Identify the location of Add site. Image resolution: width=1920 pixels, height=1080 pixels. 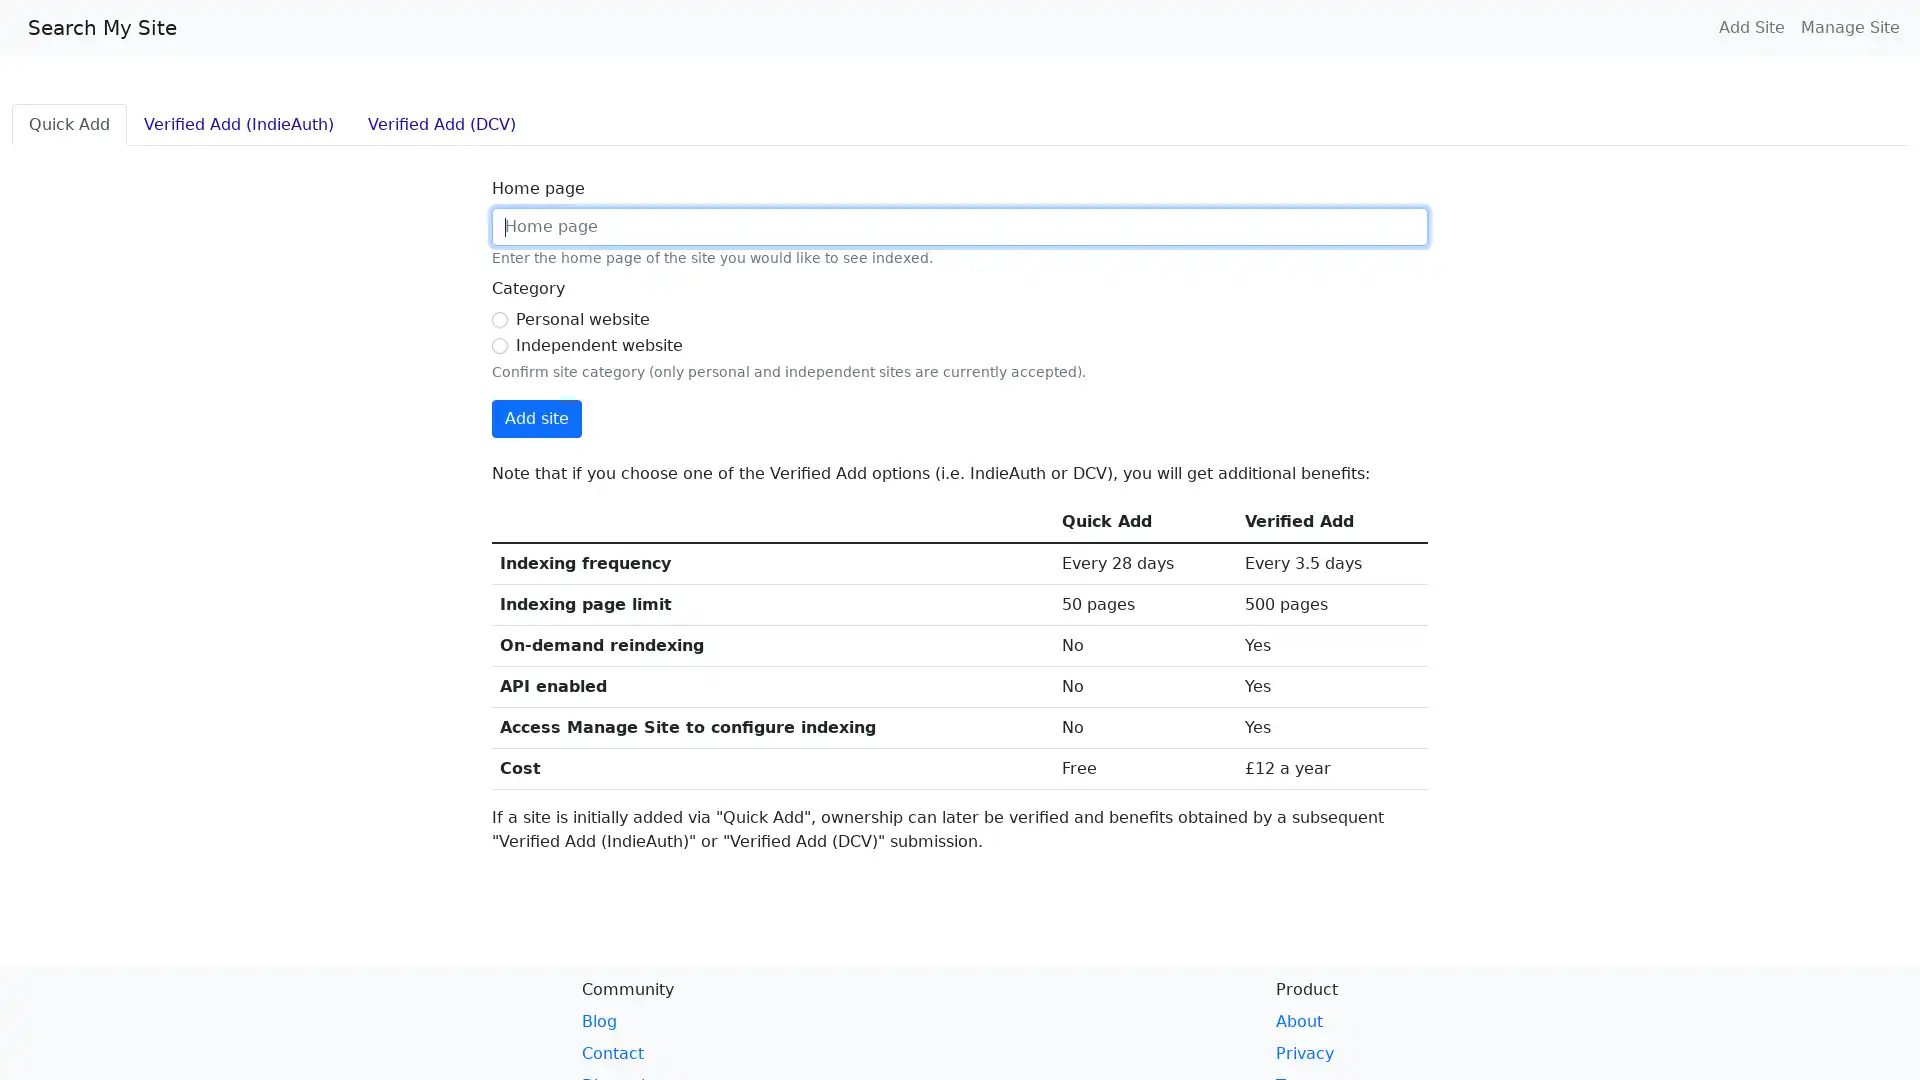
(537, 418).